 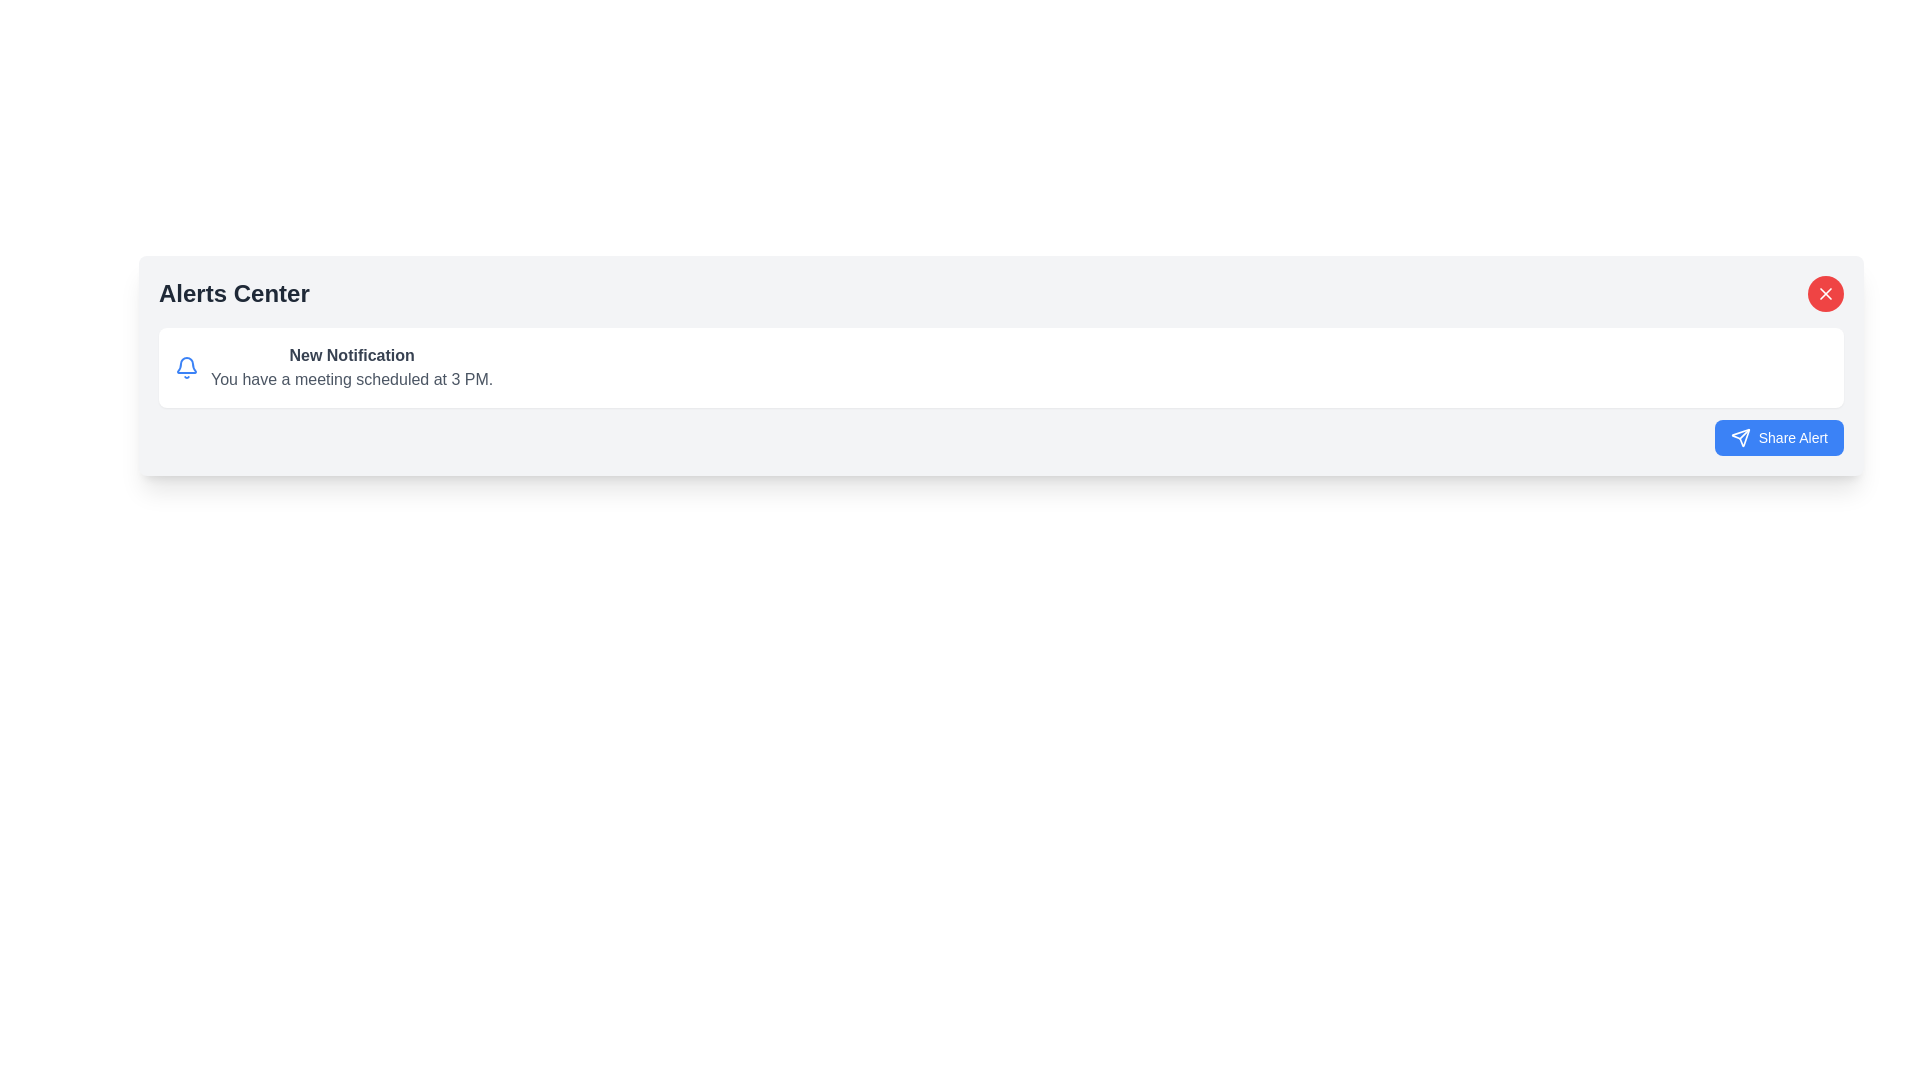 What do you see at coordinates (351, 367) in the screenshot?
I see `the text display component that informs the user about a scheduled meeting at 3 PM, located within the 'Alerts Center' area, to interact with its functionality` at bounding box center [351, 367].